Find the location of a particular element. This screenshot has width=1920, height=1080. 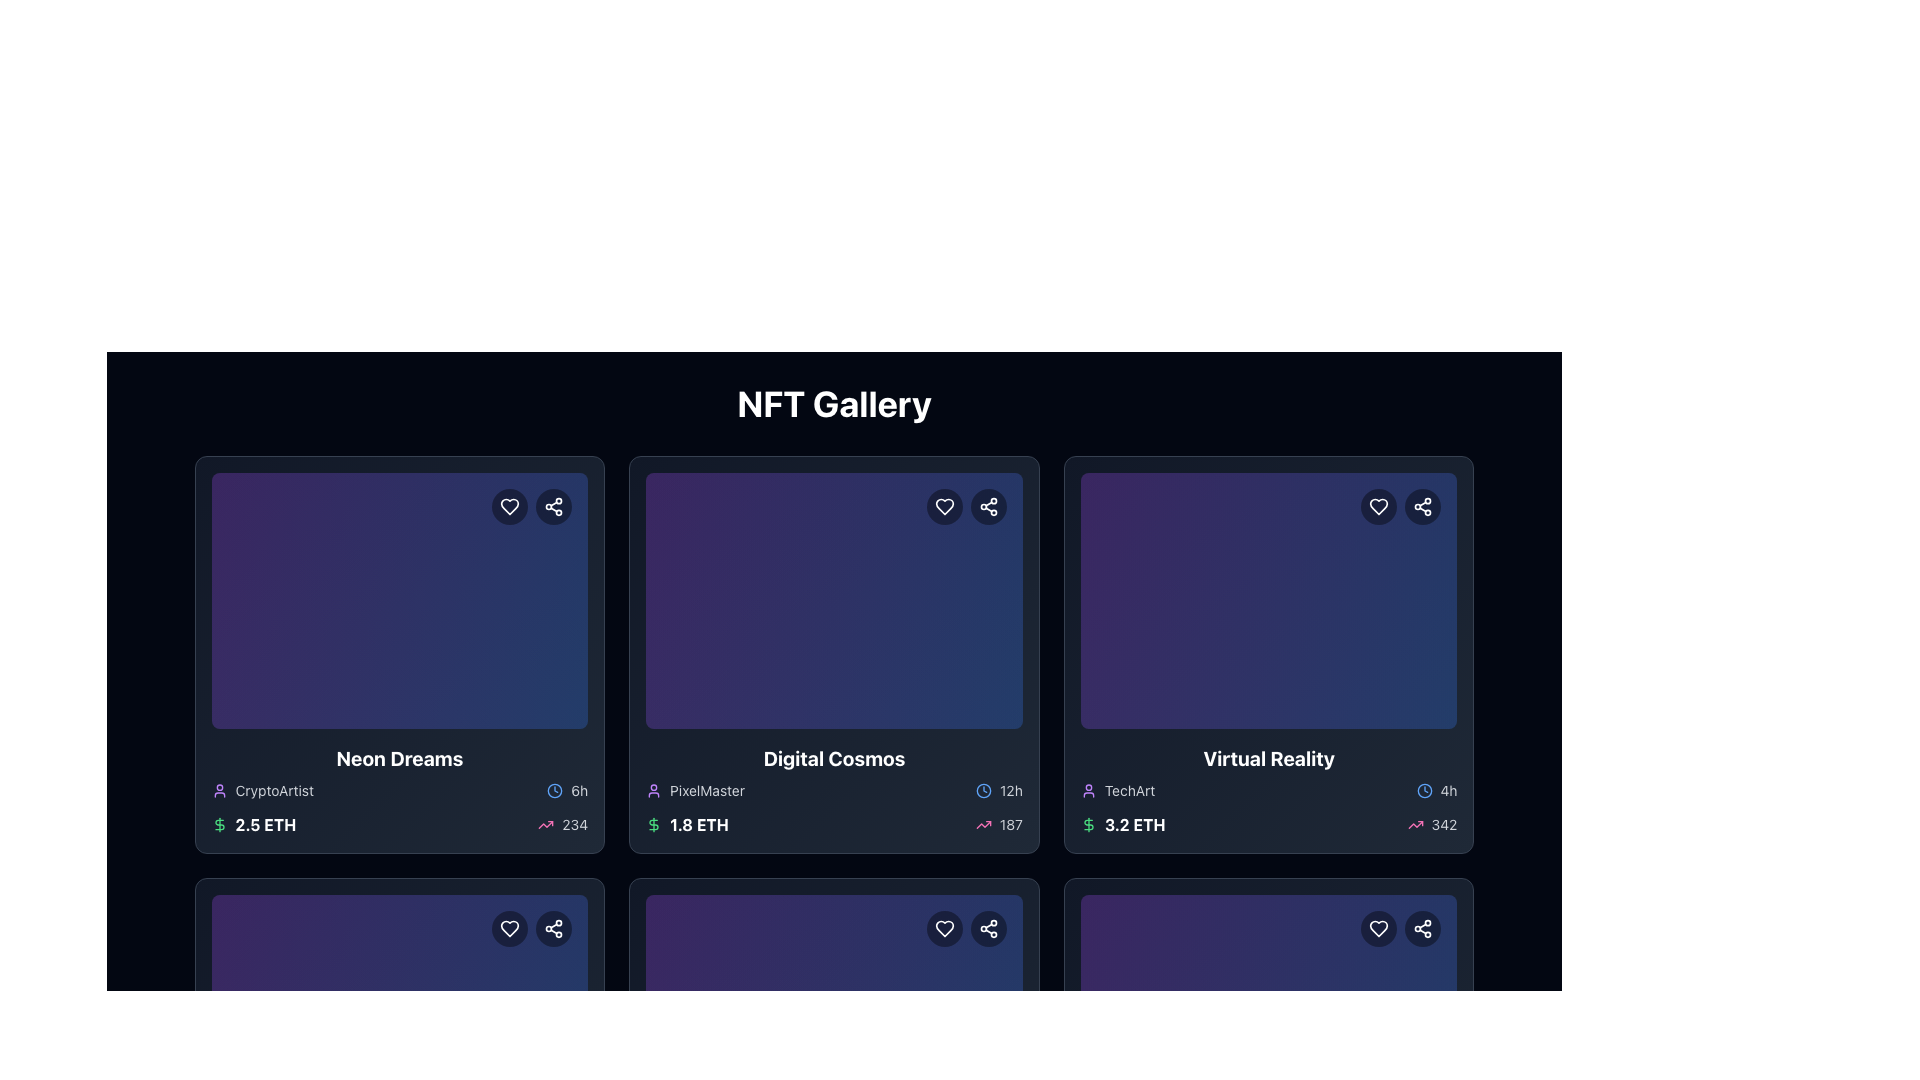

the user or artist icon located on the left side of the 'TechArt' user information display beneath the 'Virtual Reality' card in the third column of the NFT gallery is located at coordinates (1087, 789).